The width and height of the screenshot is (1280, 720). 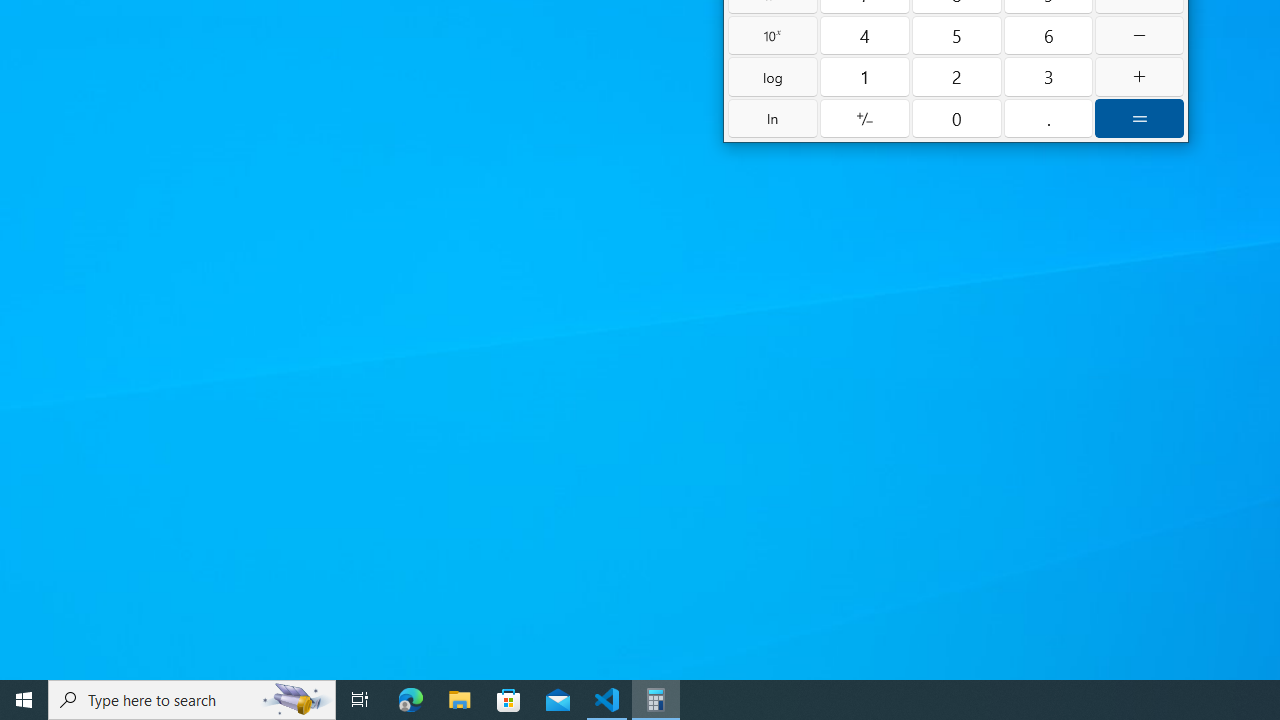 I want to click on 'One', so click(x=865, y=76).